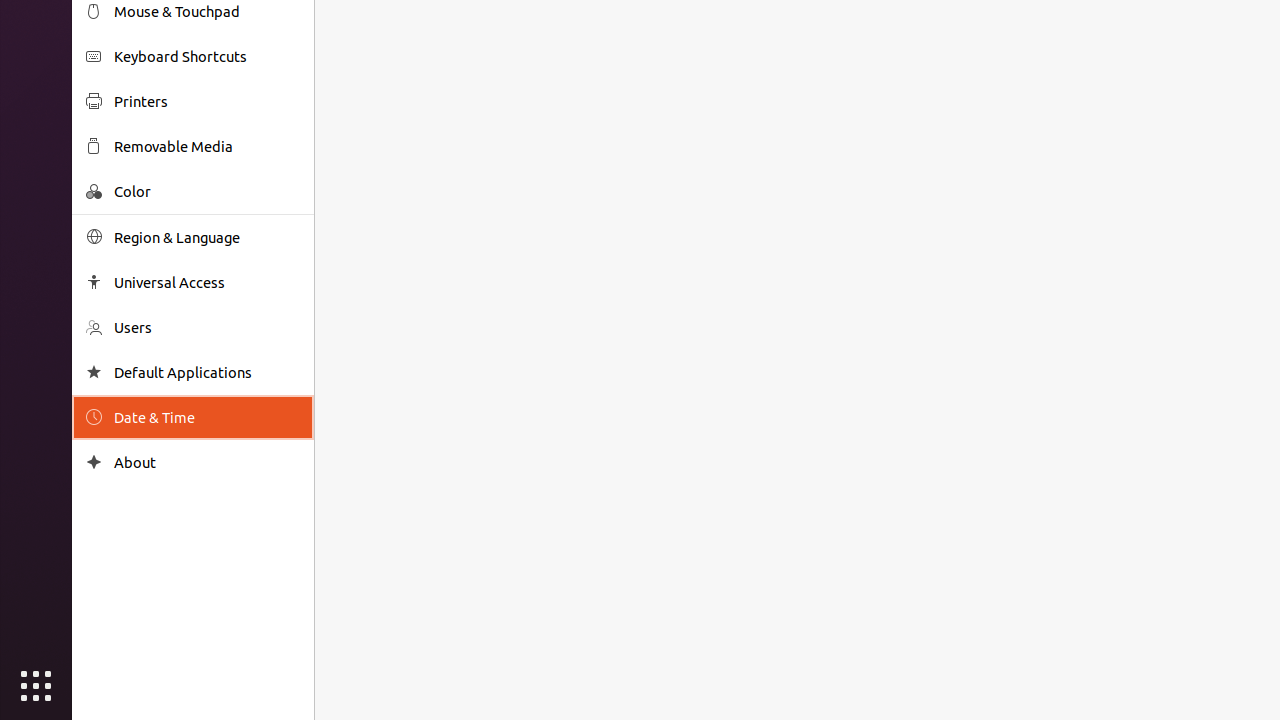  What do you see at coordinates (206, 462) in the screenshot?
I see `'About'` at bounding box center [206, 462].